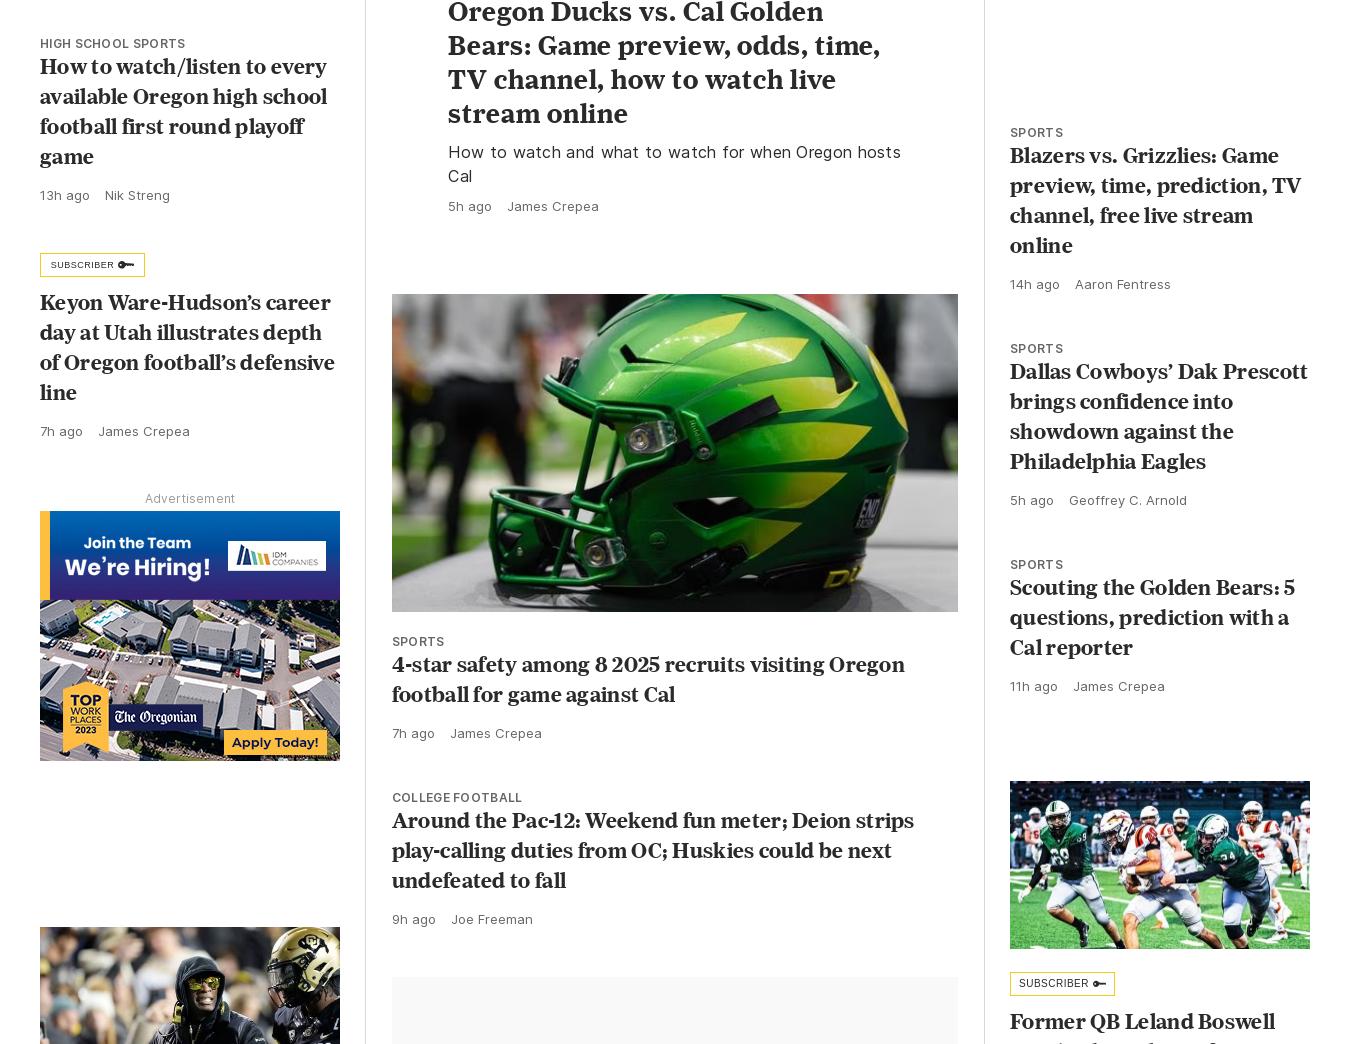 Image resolution: width=1350 pixels, height=1044 pixels. I want to click on '13h ago', so click(63, 192).